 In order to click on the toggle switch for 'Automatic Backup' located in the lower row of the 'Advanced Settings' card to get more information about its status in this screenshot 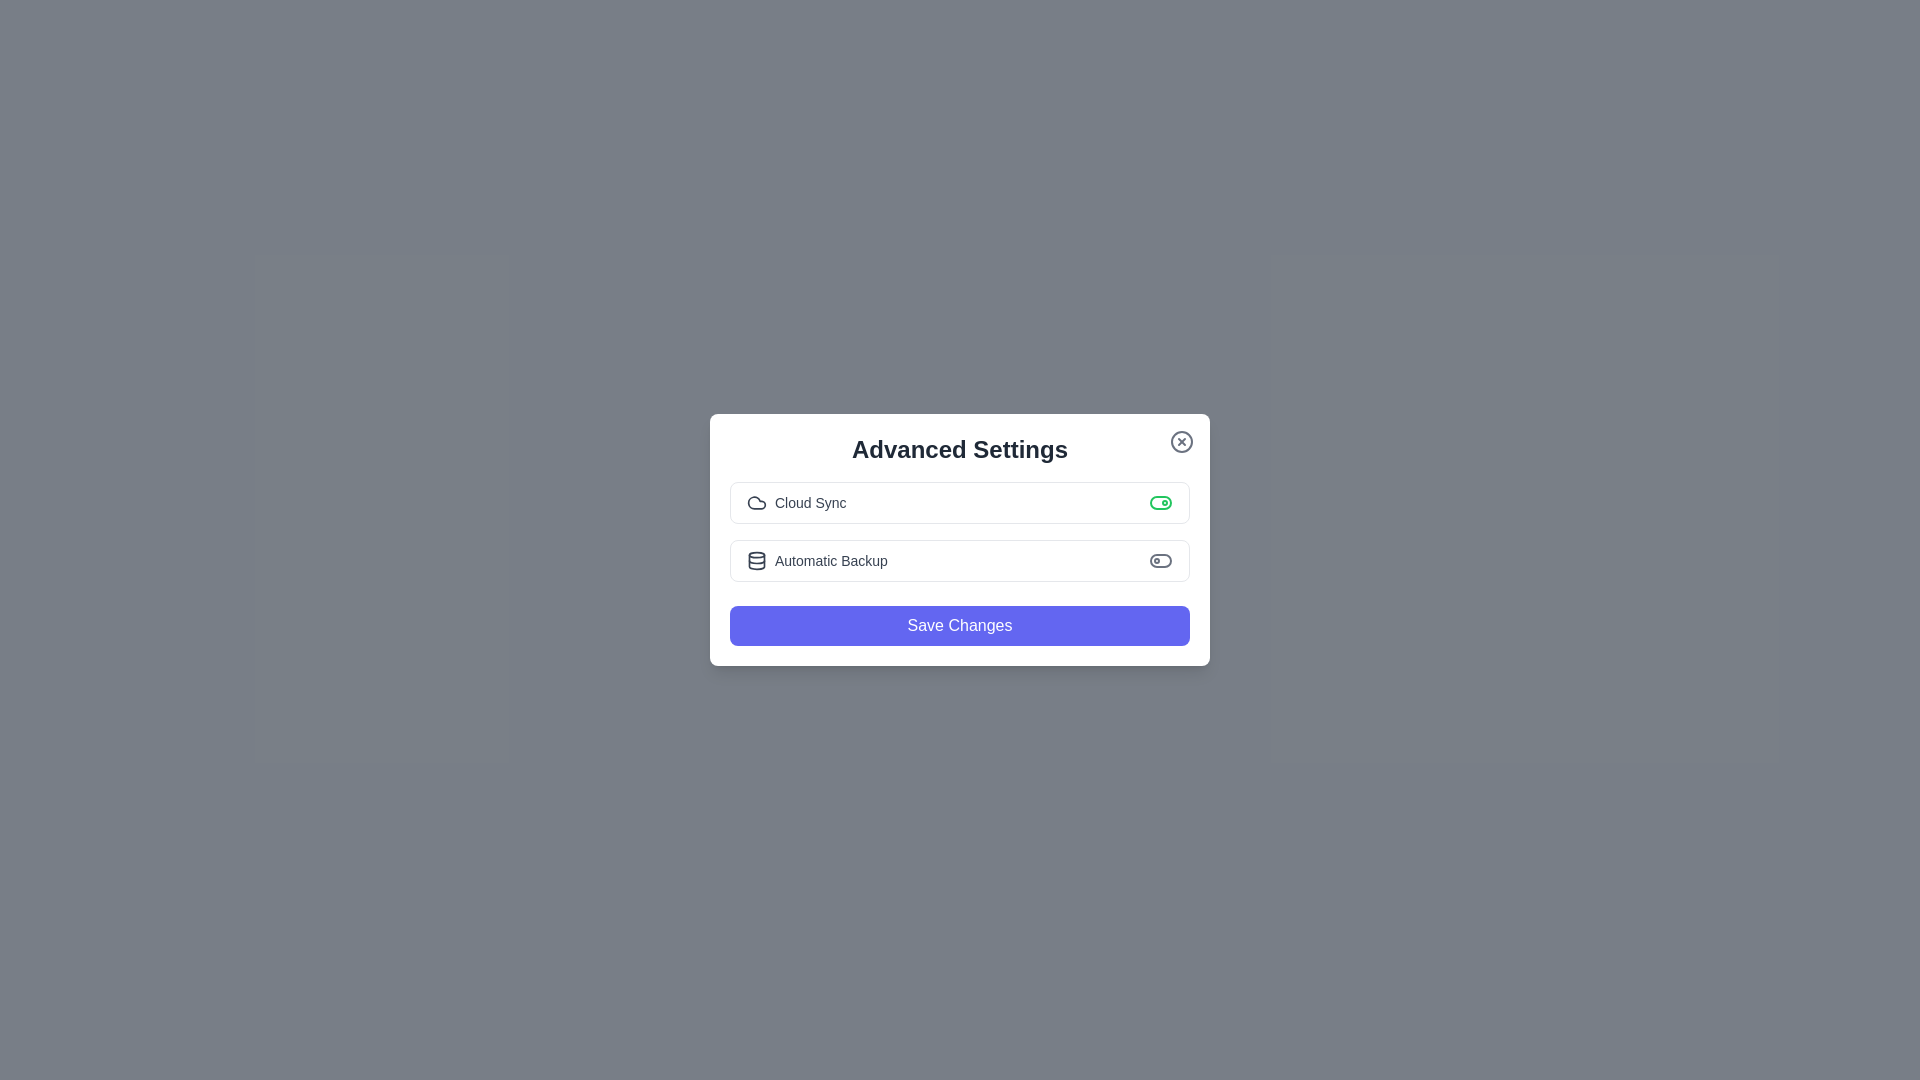, I will do `click(1161, 560)`.